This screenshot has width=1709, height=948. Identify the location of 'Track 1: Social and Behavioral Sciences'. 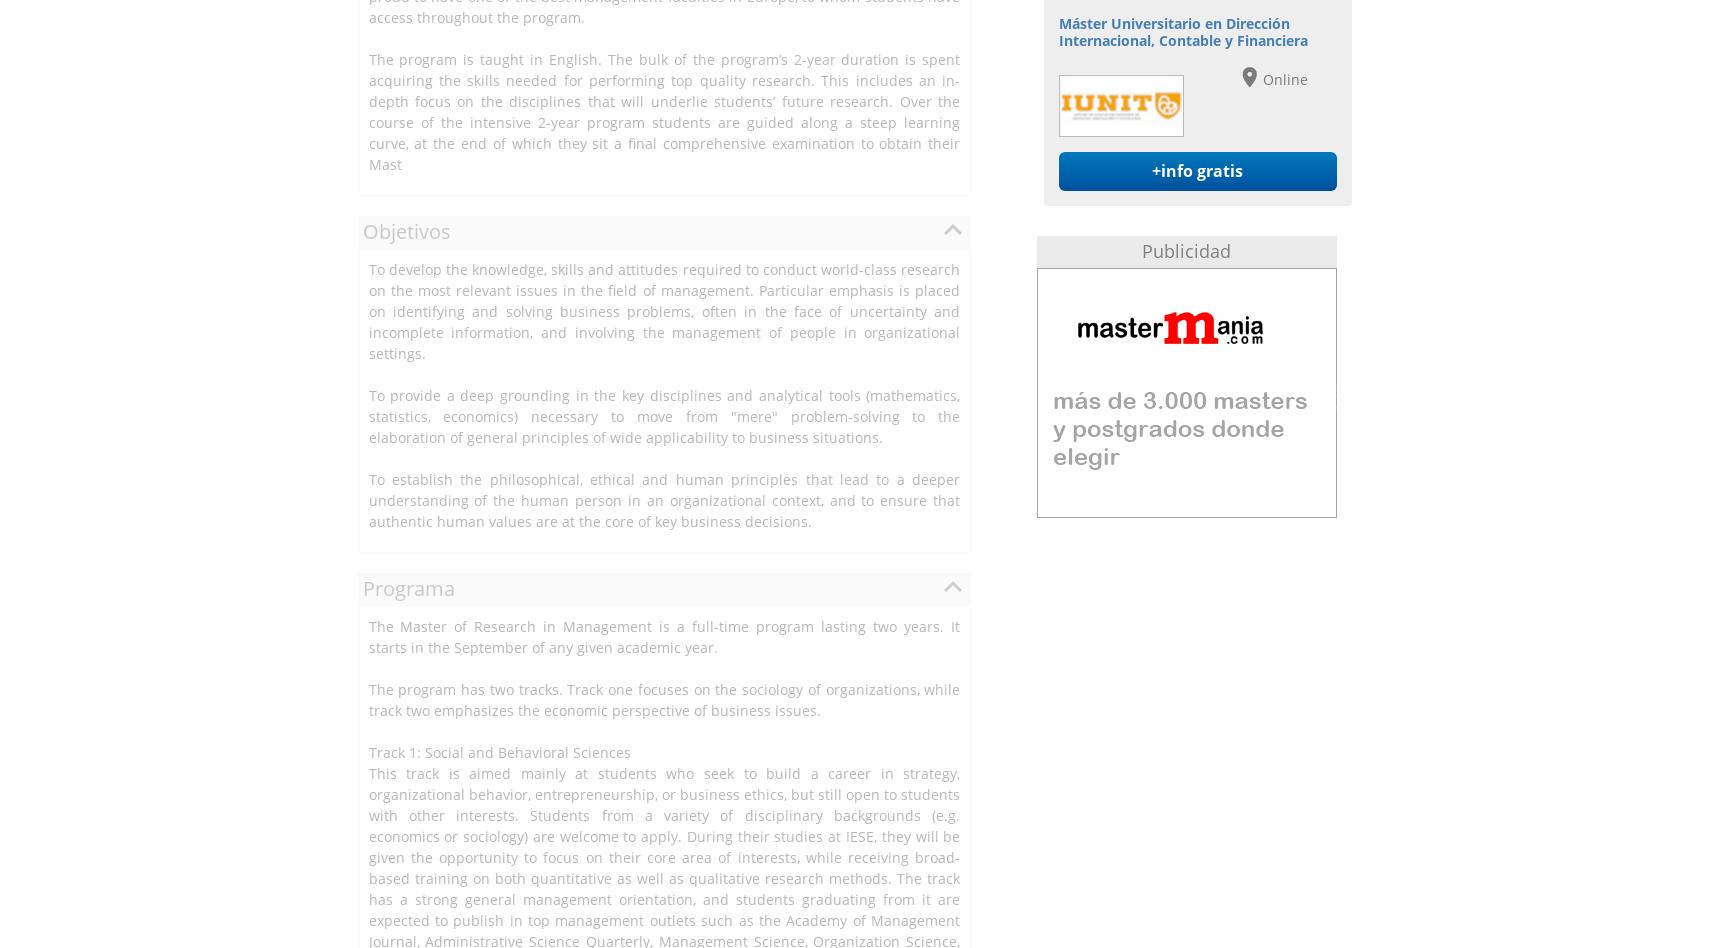
(498, 751).